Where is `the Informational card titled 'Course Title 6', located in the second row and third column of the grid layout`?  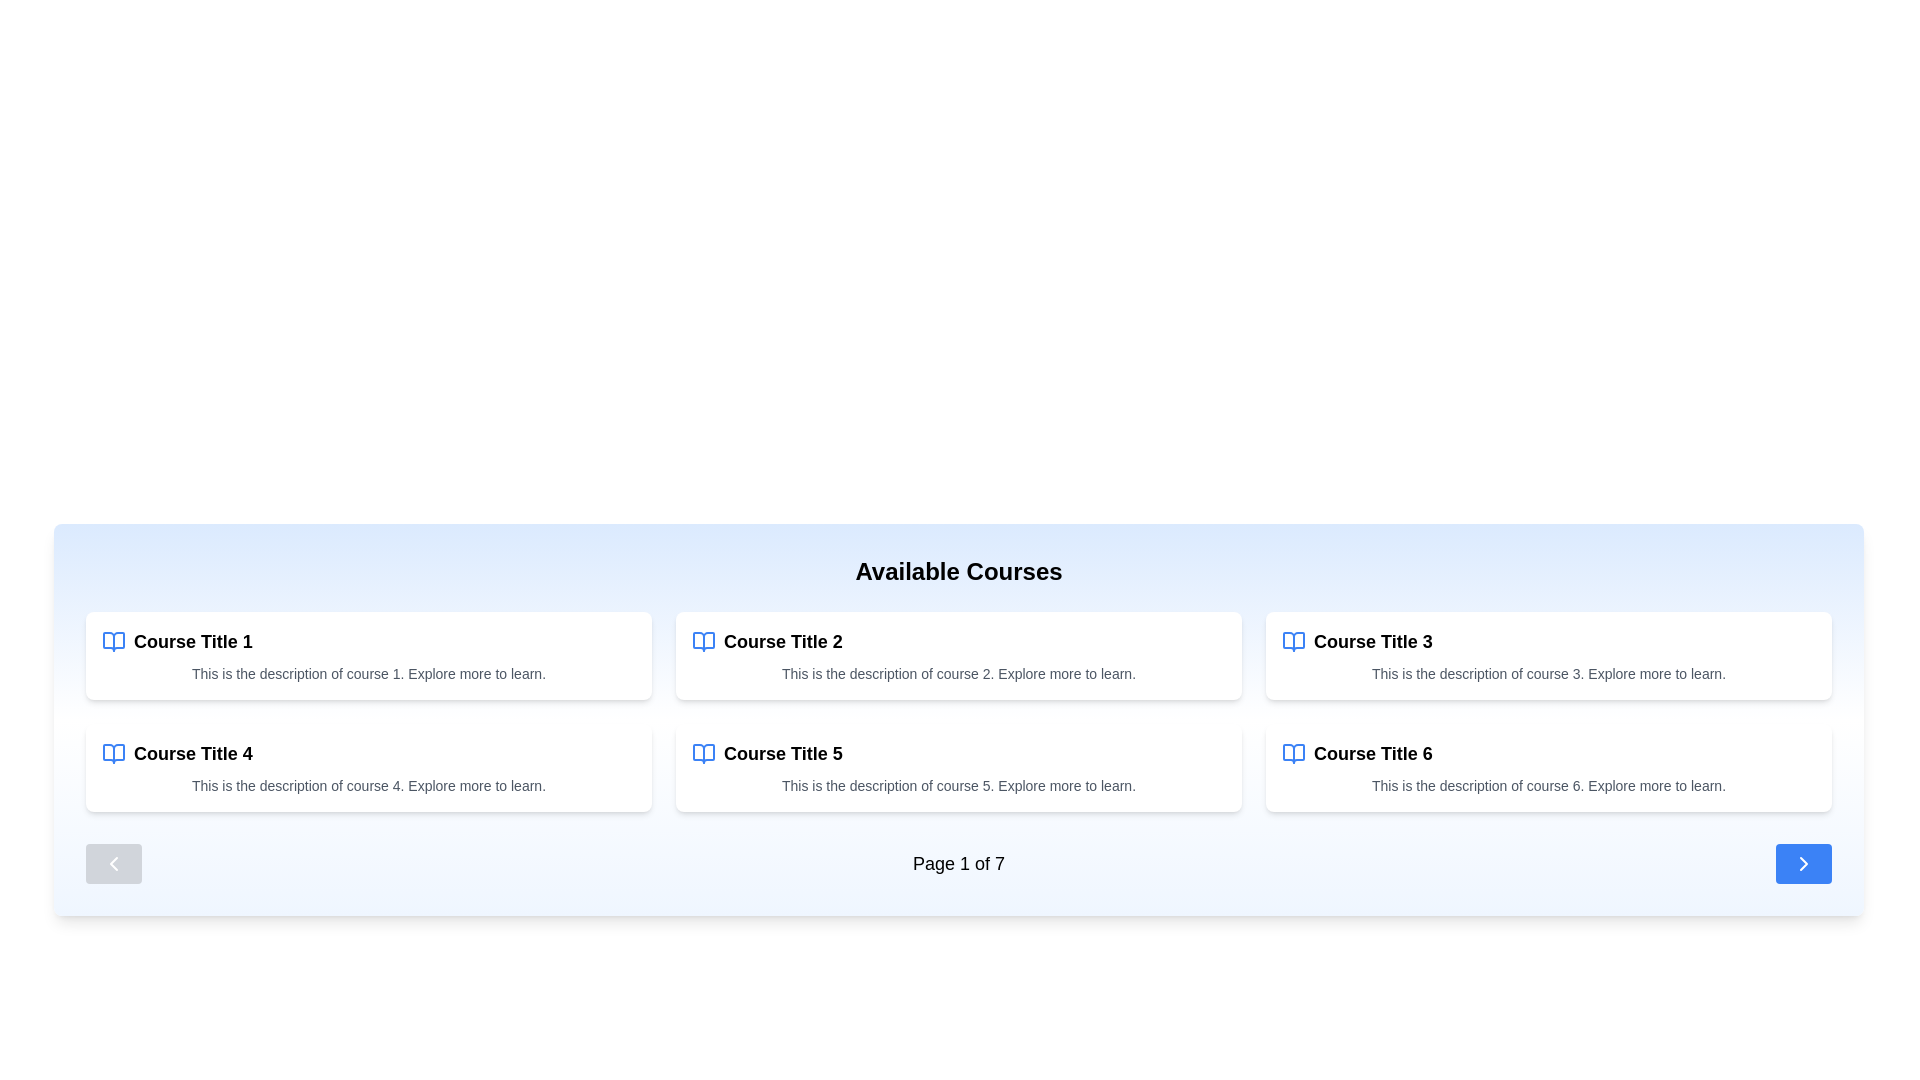 the Informational card titled 'Course Title 6', located in the second row and third column of the grid layout is located at coordinates (1548, 766).